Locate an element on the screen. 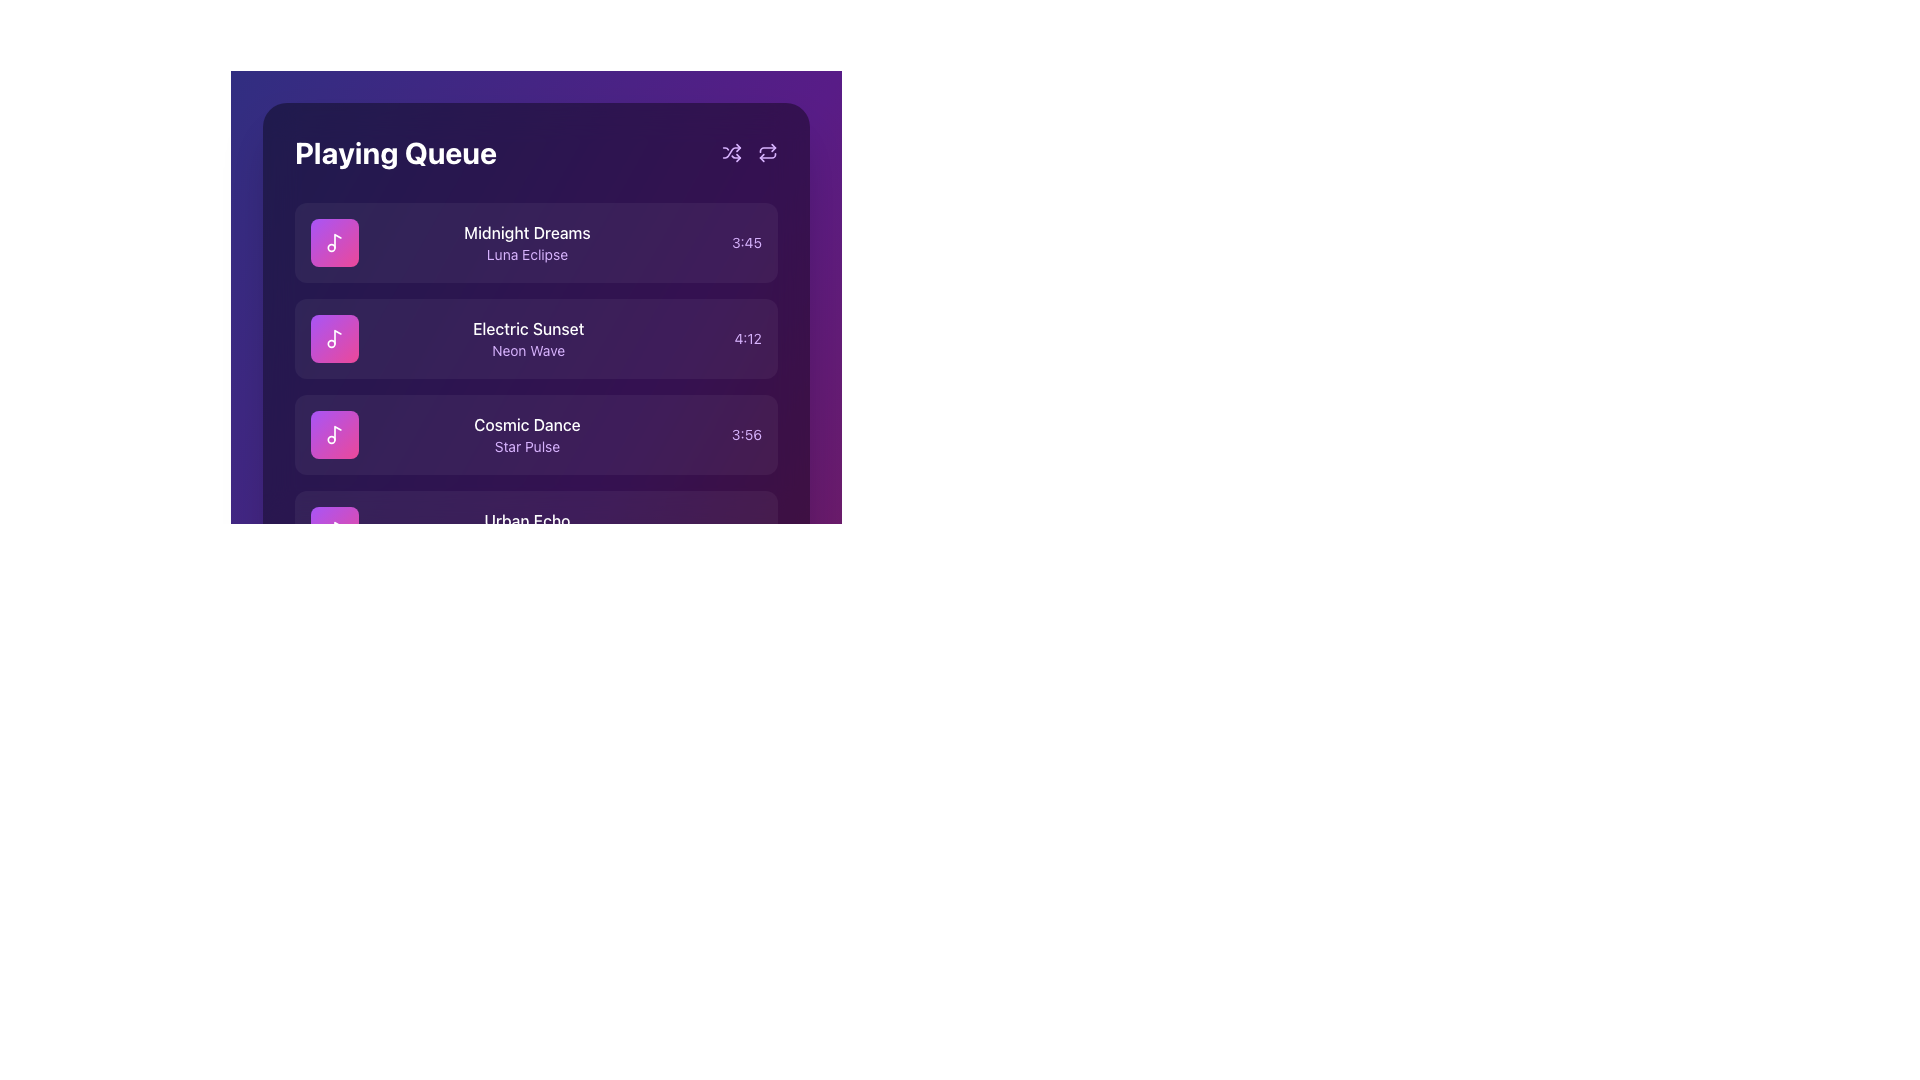 The image size is (1920, 1080). either of the interactive icons representing shuffle and repeat actions located in the top-right corner of the 'Playing Queue' section is located at coordinates (748, 152).